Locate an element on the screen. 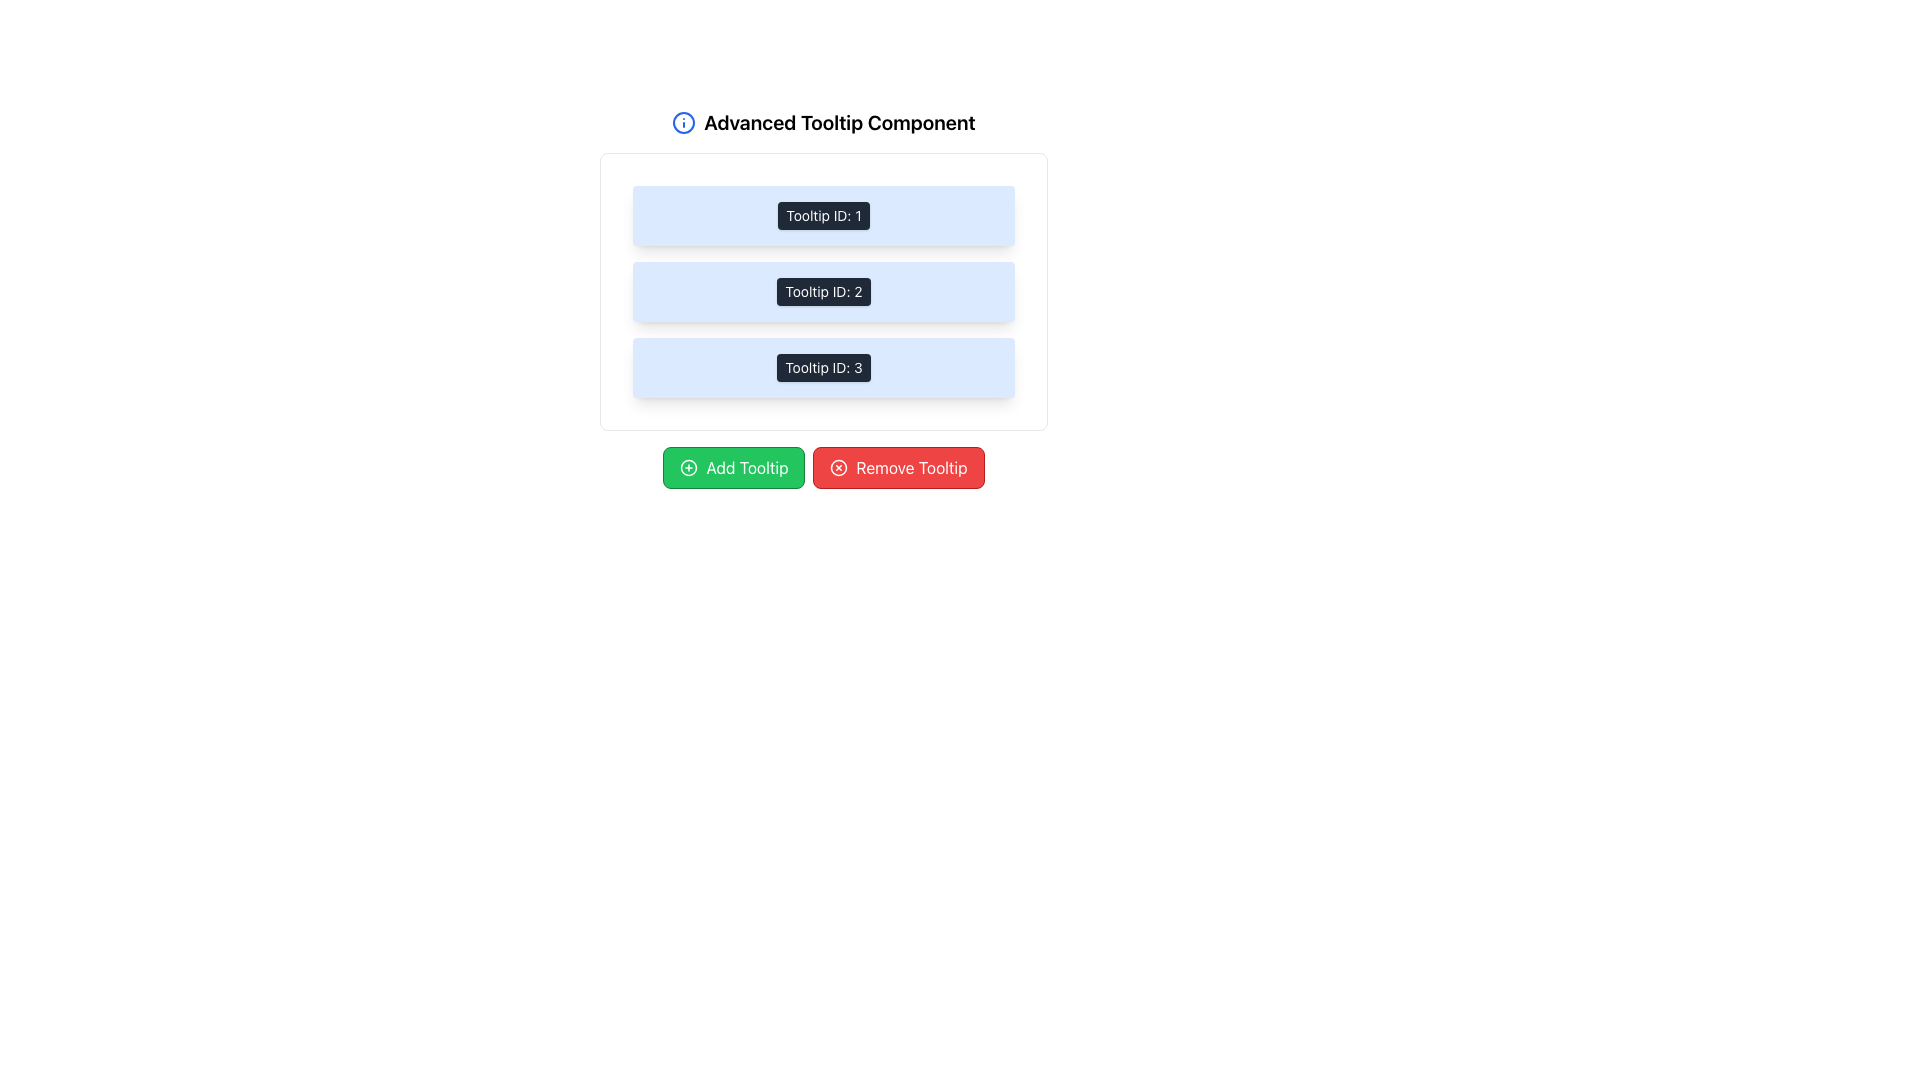 Image resolution: width=1920 pixels, height=1080 pixels. tooltip text of the second tooltip, which displays 'Tooltip ID: 2' enclosed in a rectangle with a dark gray background is located at coordinates (824, 299).